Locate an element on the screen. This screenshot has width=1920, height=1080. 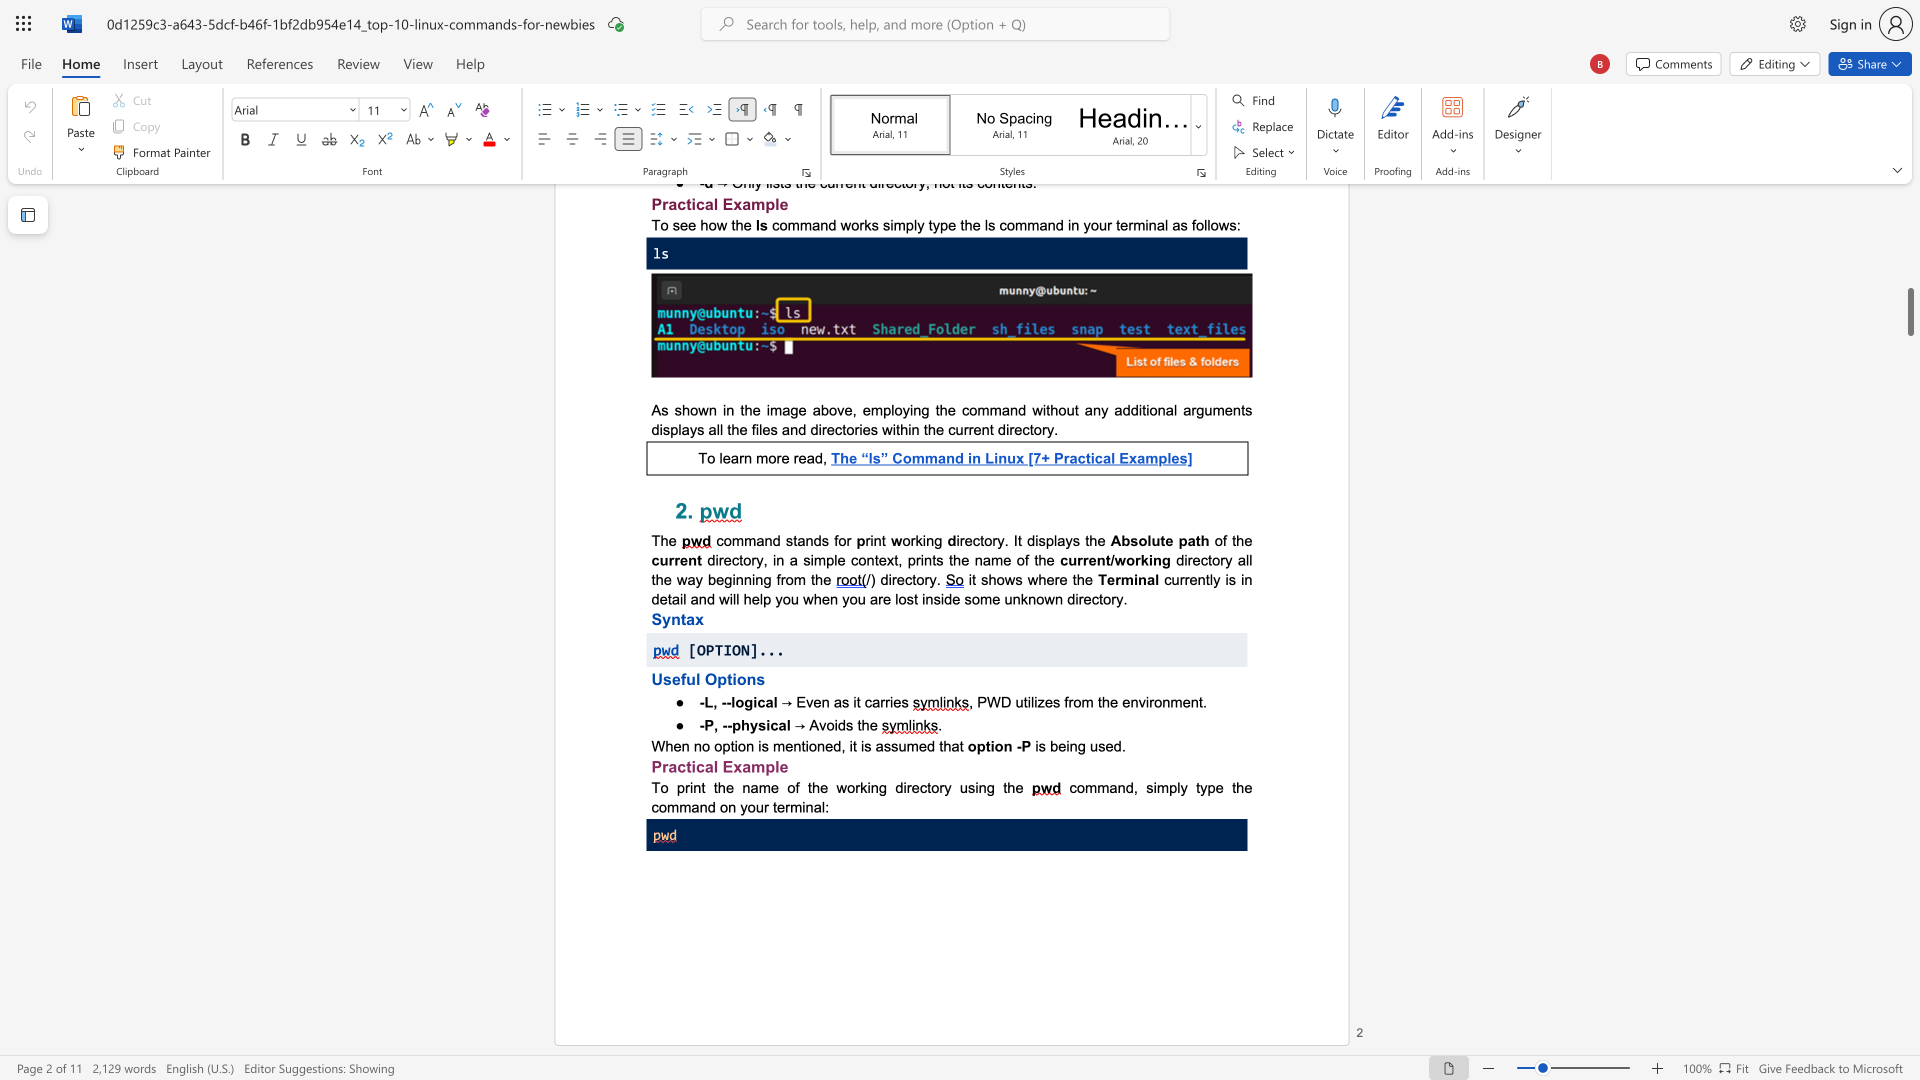
the subset text "s th" within the text "→ Avoids the" is located at coordinates (846, 725).